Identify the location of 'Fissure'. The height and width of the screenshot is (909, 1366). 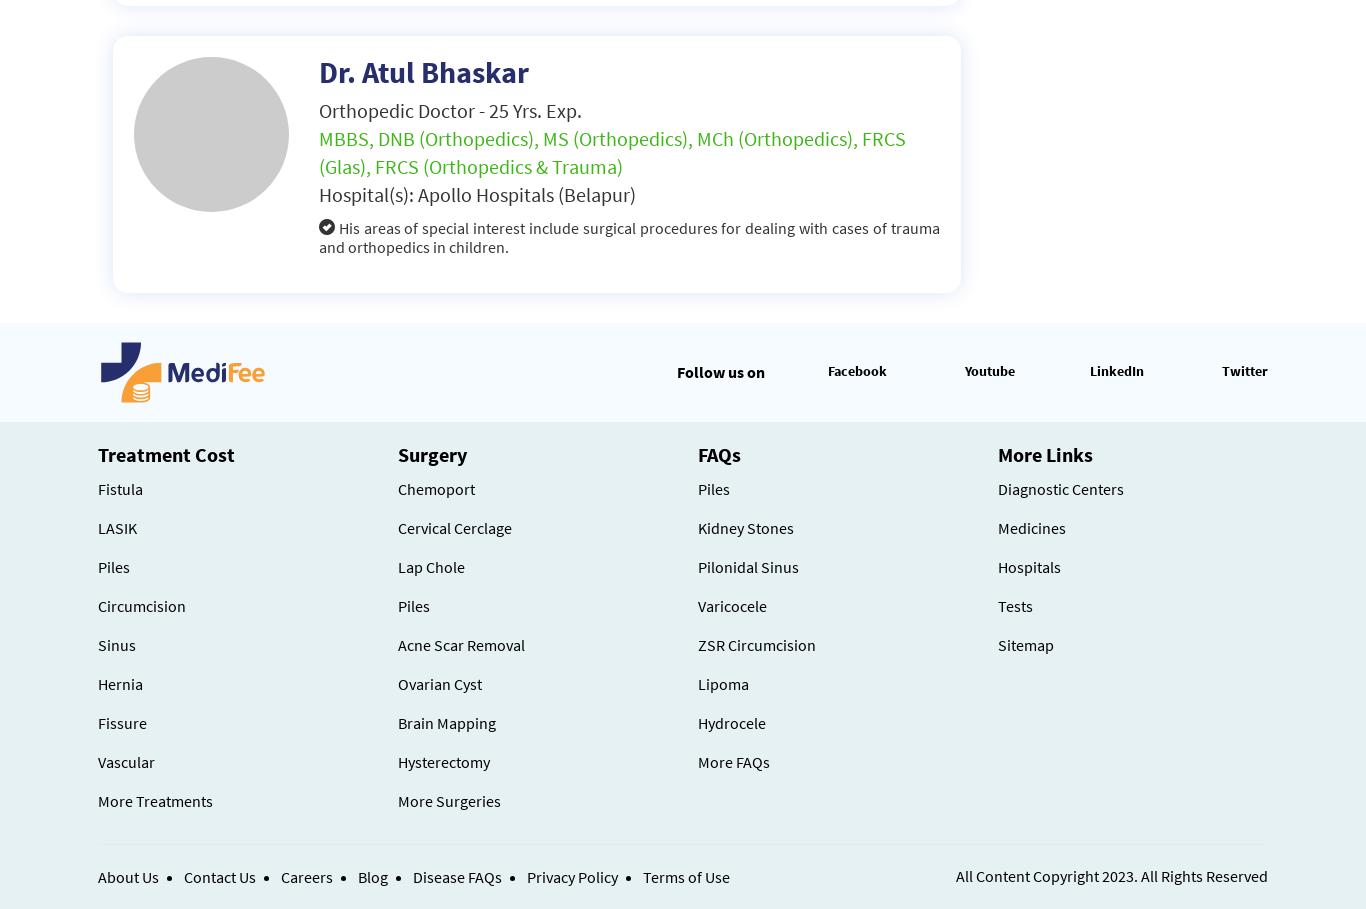
(97, 721).